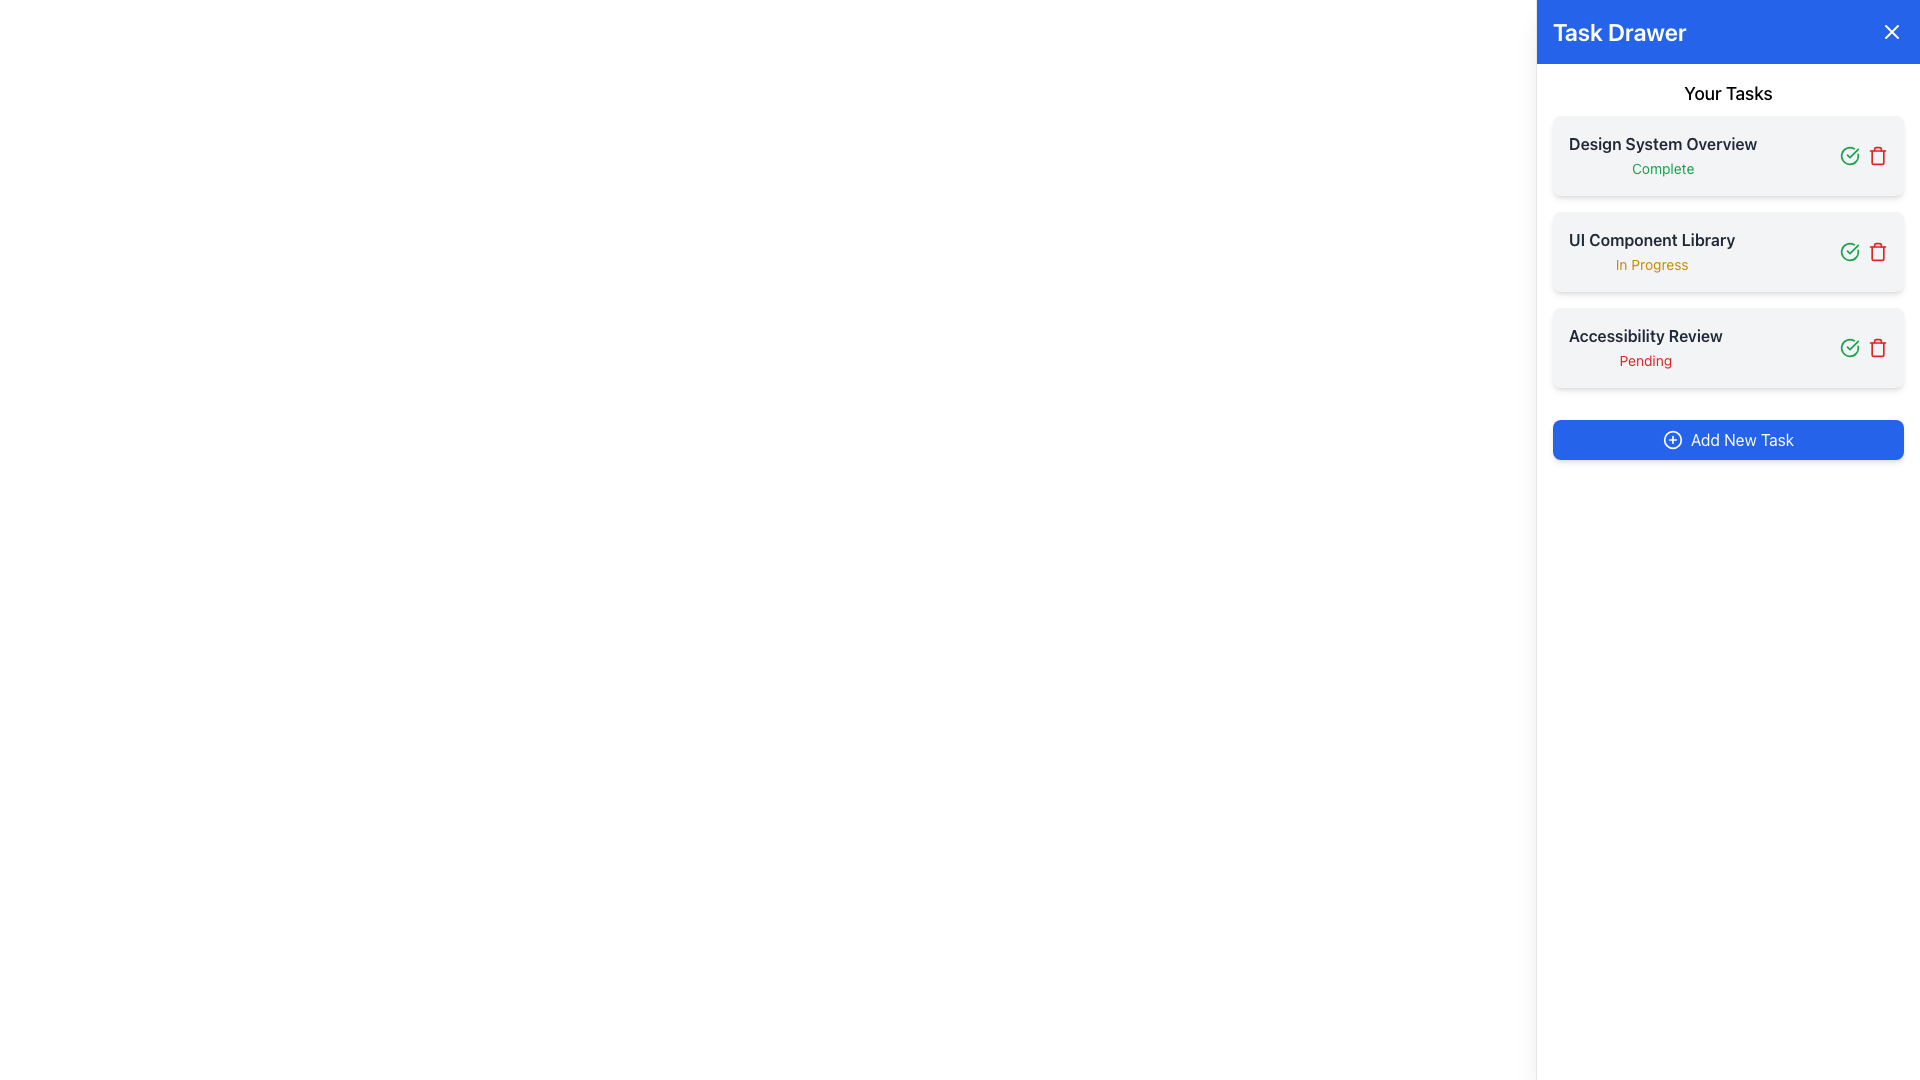 This screenshot has height=1080, width=1920. Describe the element at coordinates (1848, 250) in the screenshot. I see `the green circular check mark icon located next to the text 'Design System Overview' in the task drawer` at that location.